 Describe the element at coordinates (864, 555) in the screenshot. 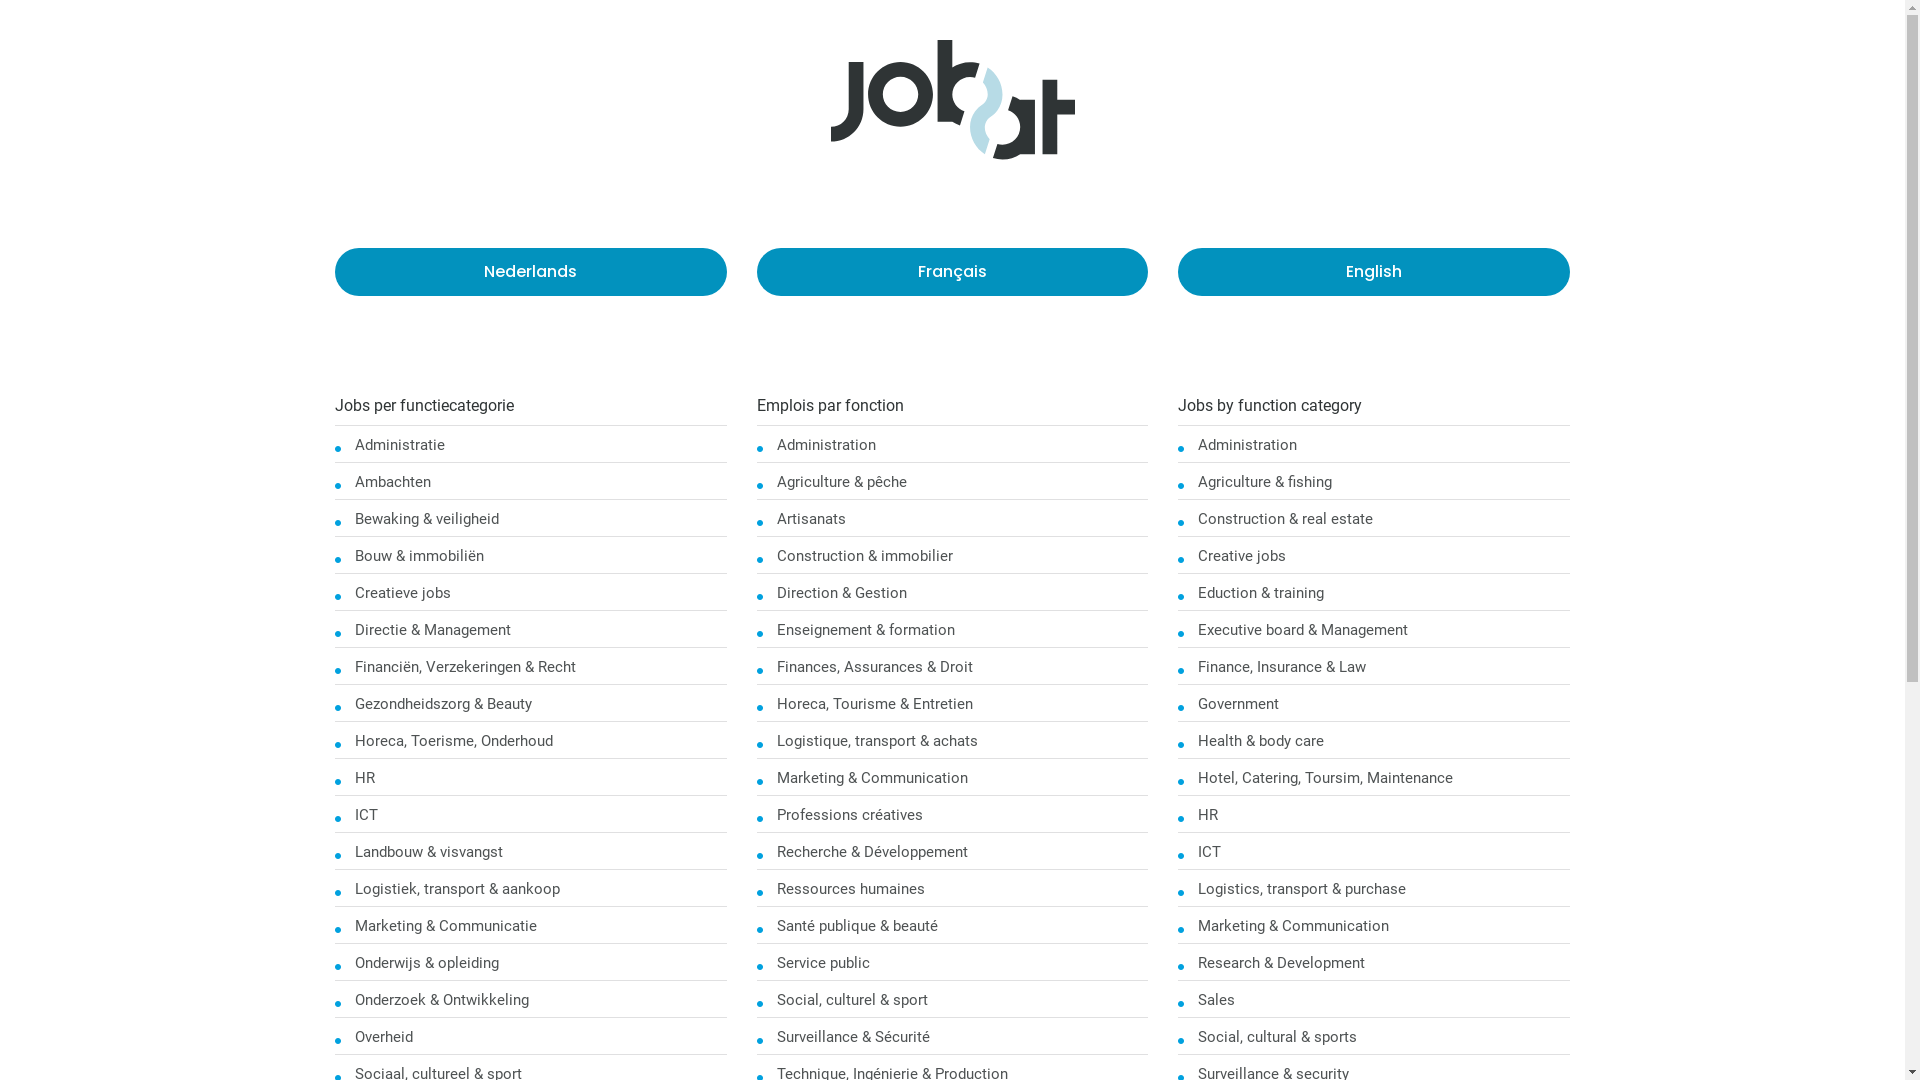

I see `'Construction & immobilier'` at that location.